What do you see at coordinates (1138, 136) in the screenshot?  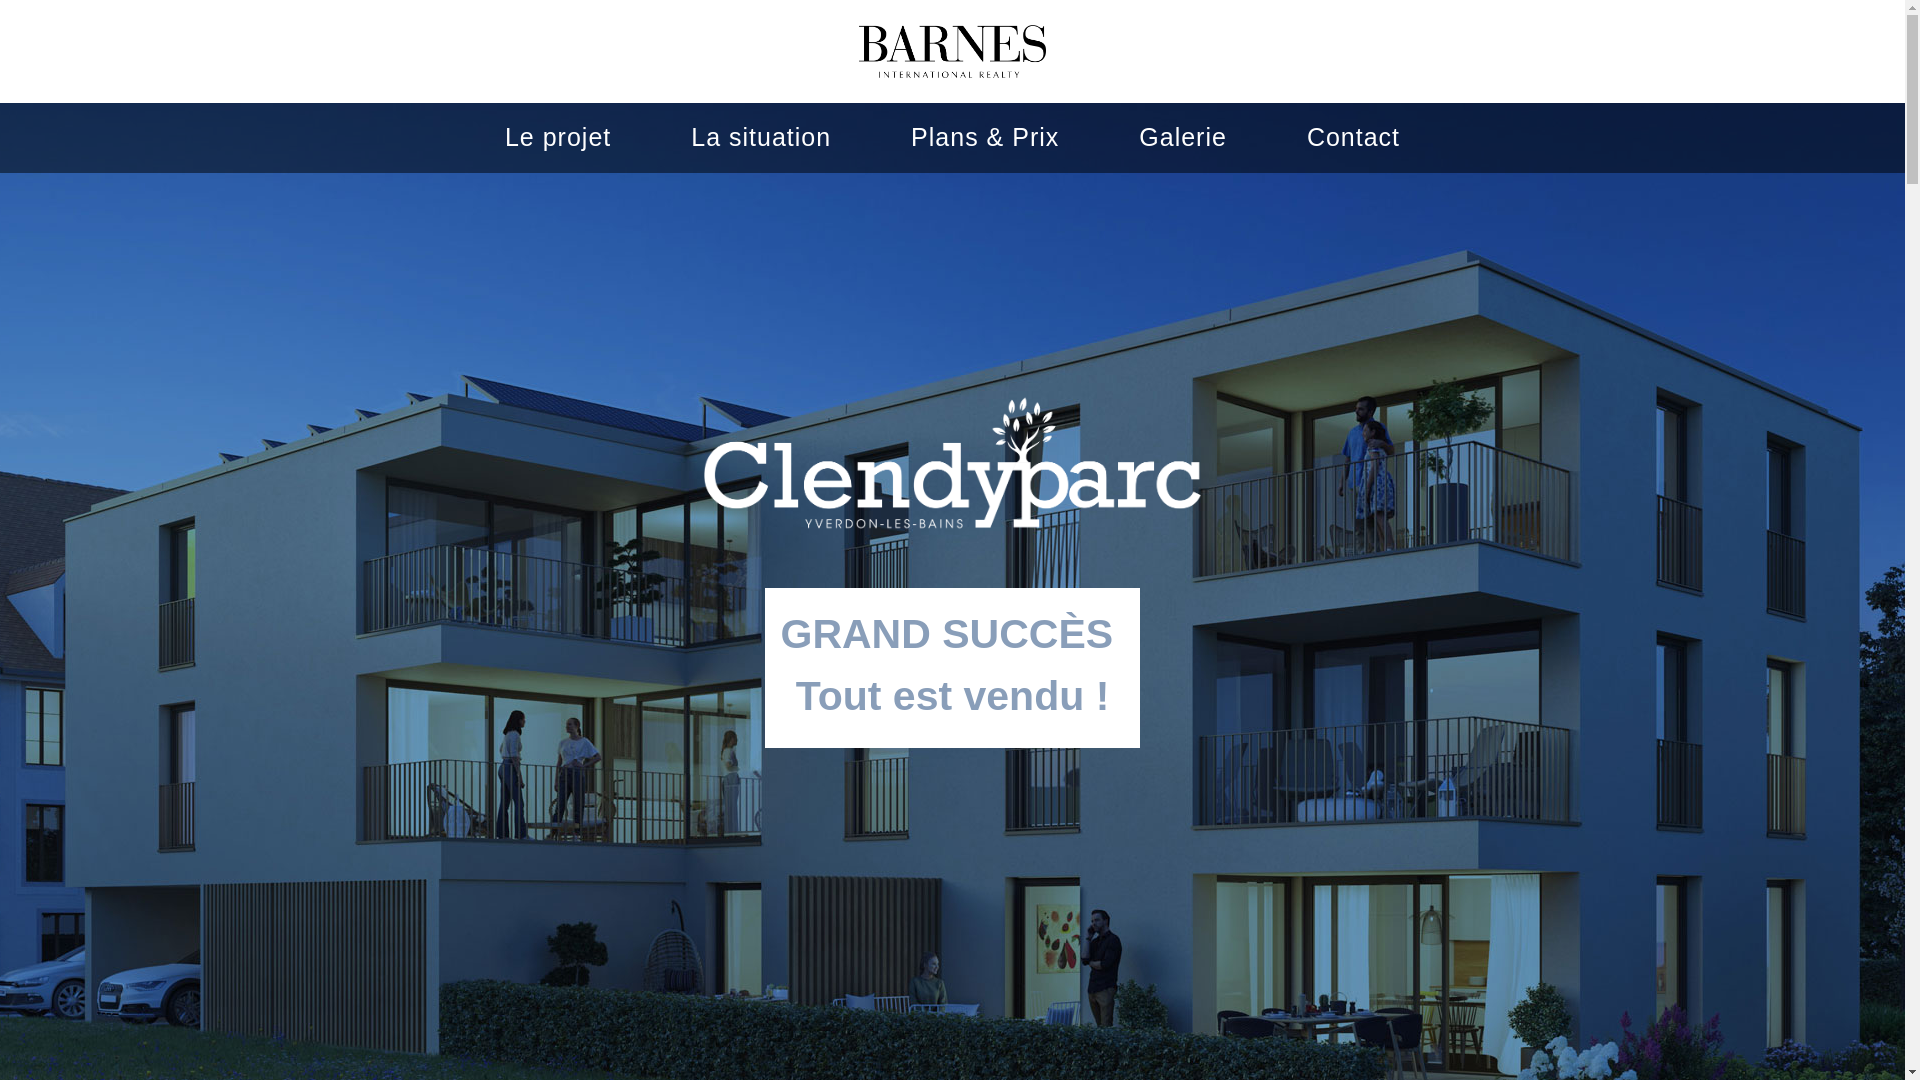 I see `'Galerie'` at bounding box center [1138, 136].